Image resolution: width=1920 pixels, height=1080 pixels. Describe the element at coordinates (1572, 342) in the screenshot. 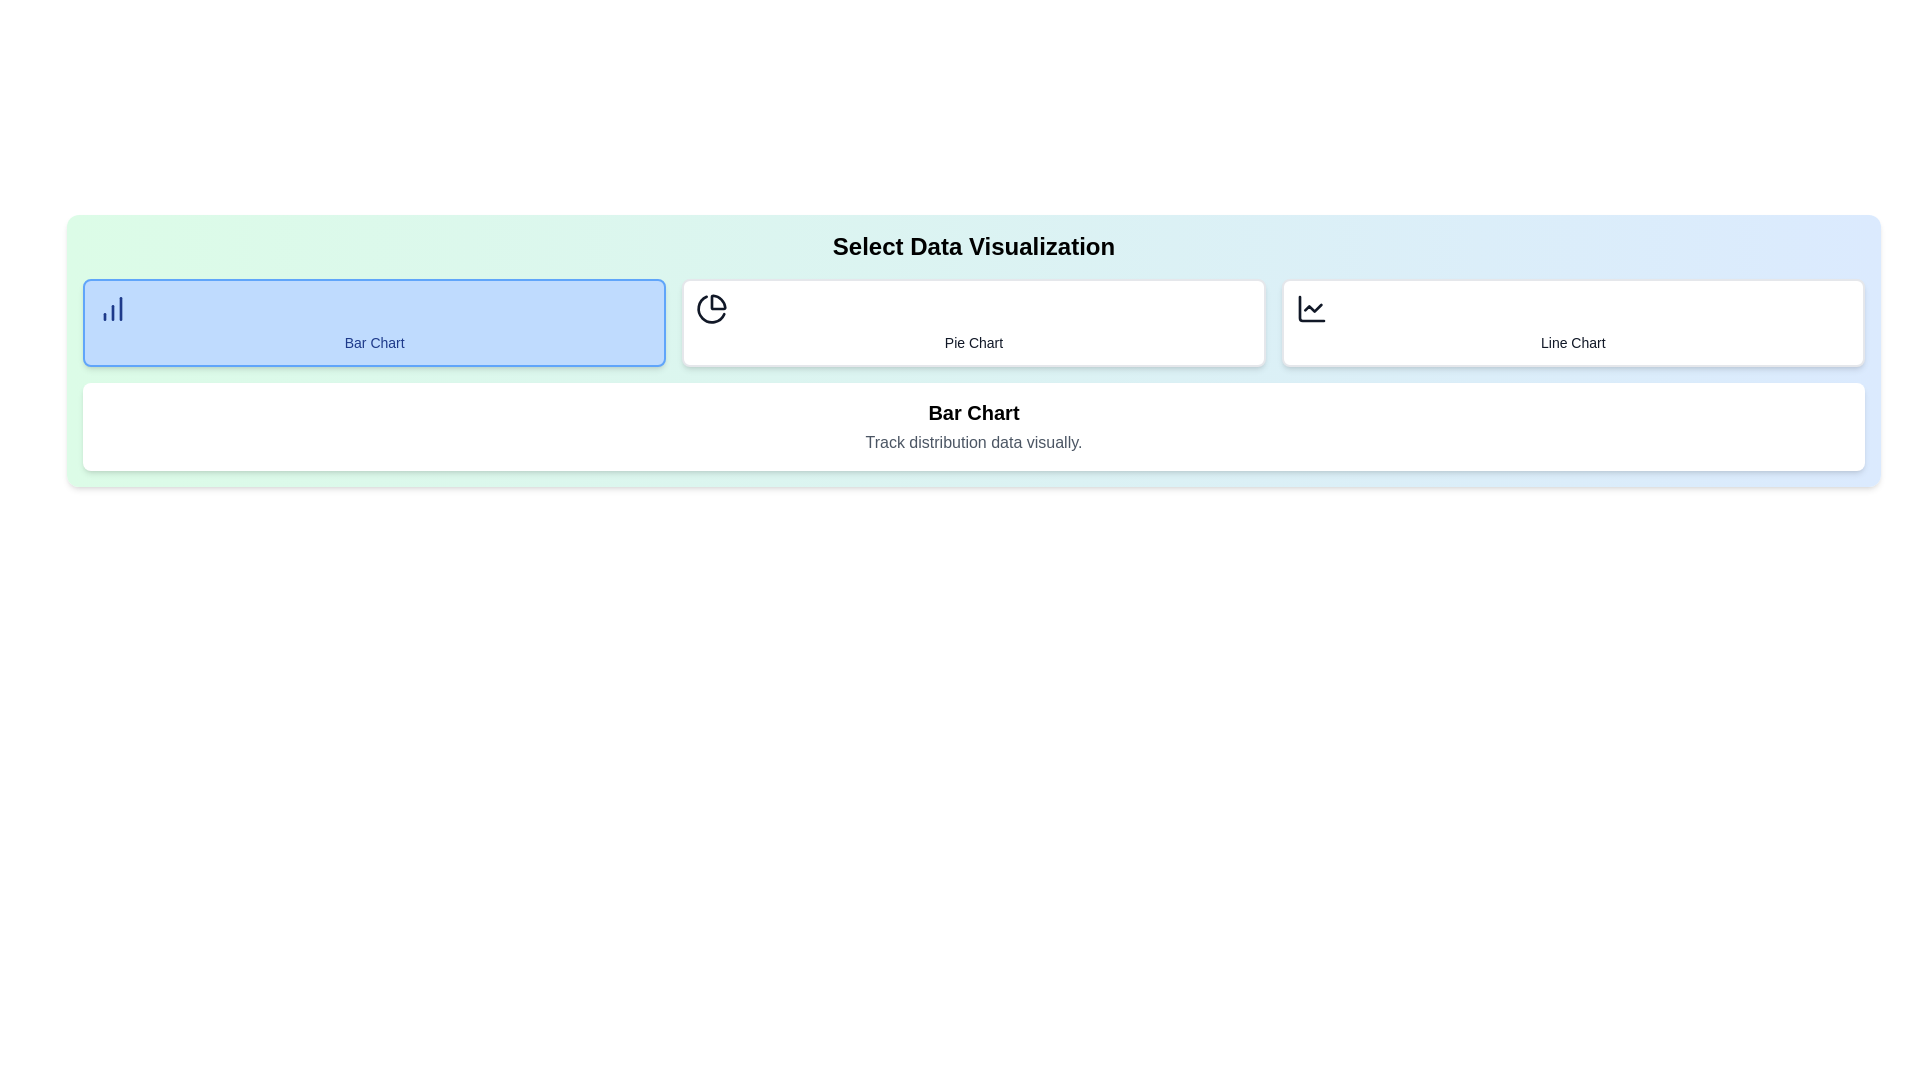

I see `the static text label that says 'Line Chart', which is styled in a small, medium-weight font and located below the line chart icon in the rightmost card of three interactive cards` at that location.